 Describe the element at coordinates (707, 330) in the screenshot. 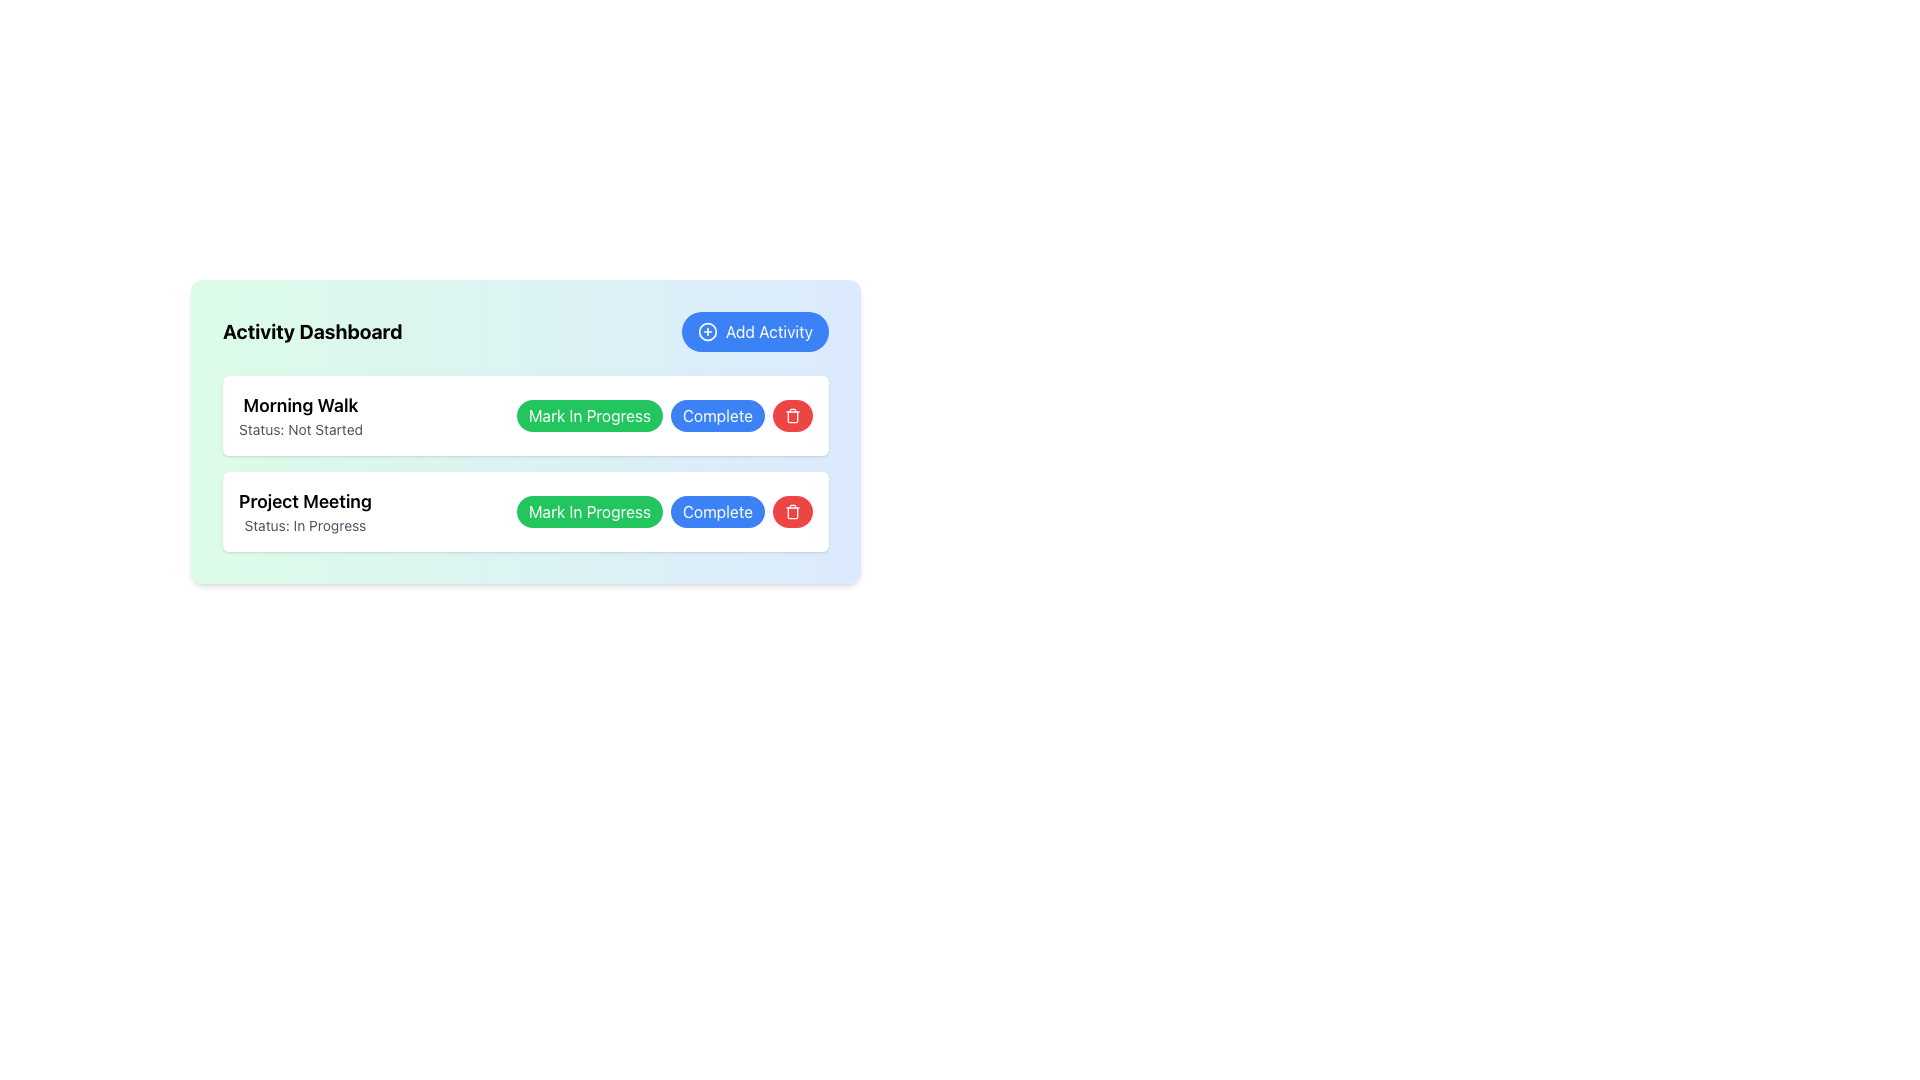

I see `the SVG circle component with a blue stroke and white background located in the upper-right corner of the 'Add Activity' button` at that location.